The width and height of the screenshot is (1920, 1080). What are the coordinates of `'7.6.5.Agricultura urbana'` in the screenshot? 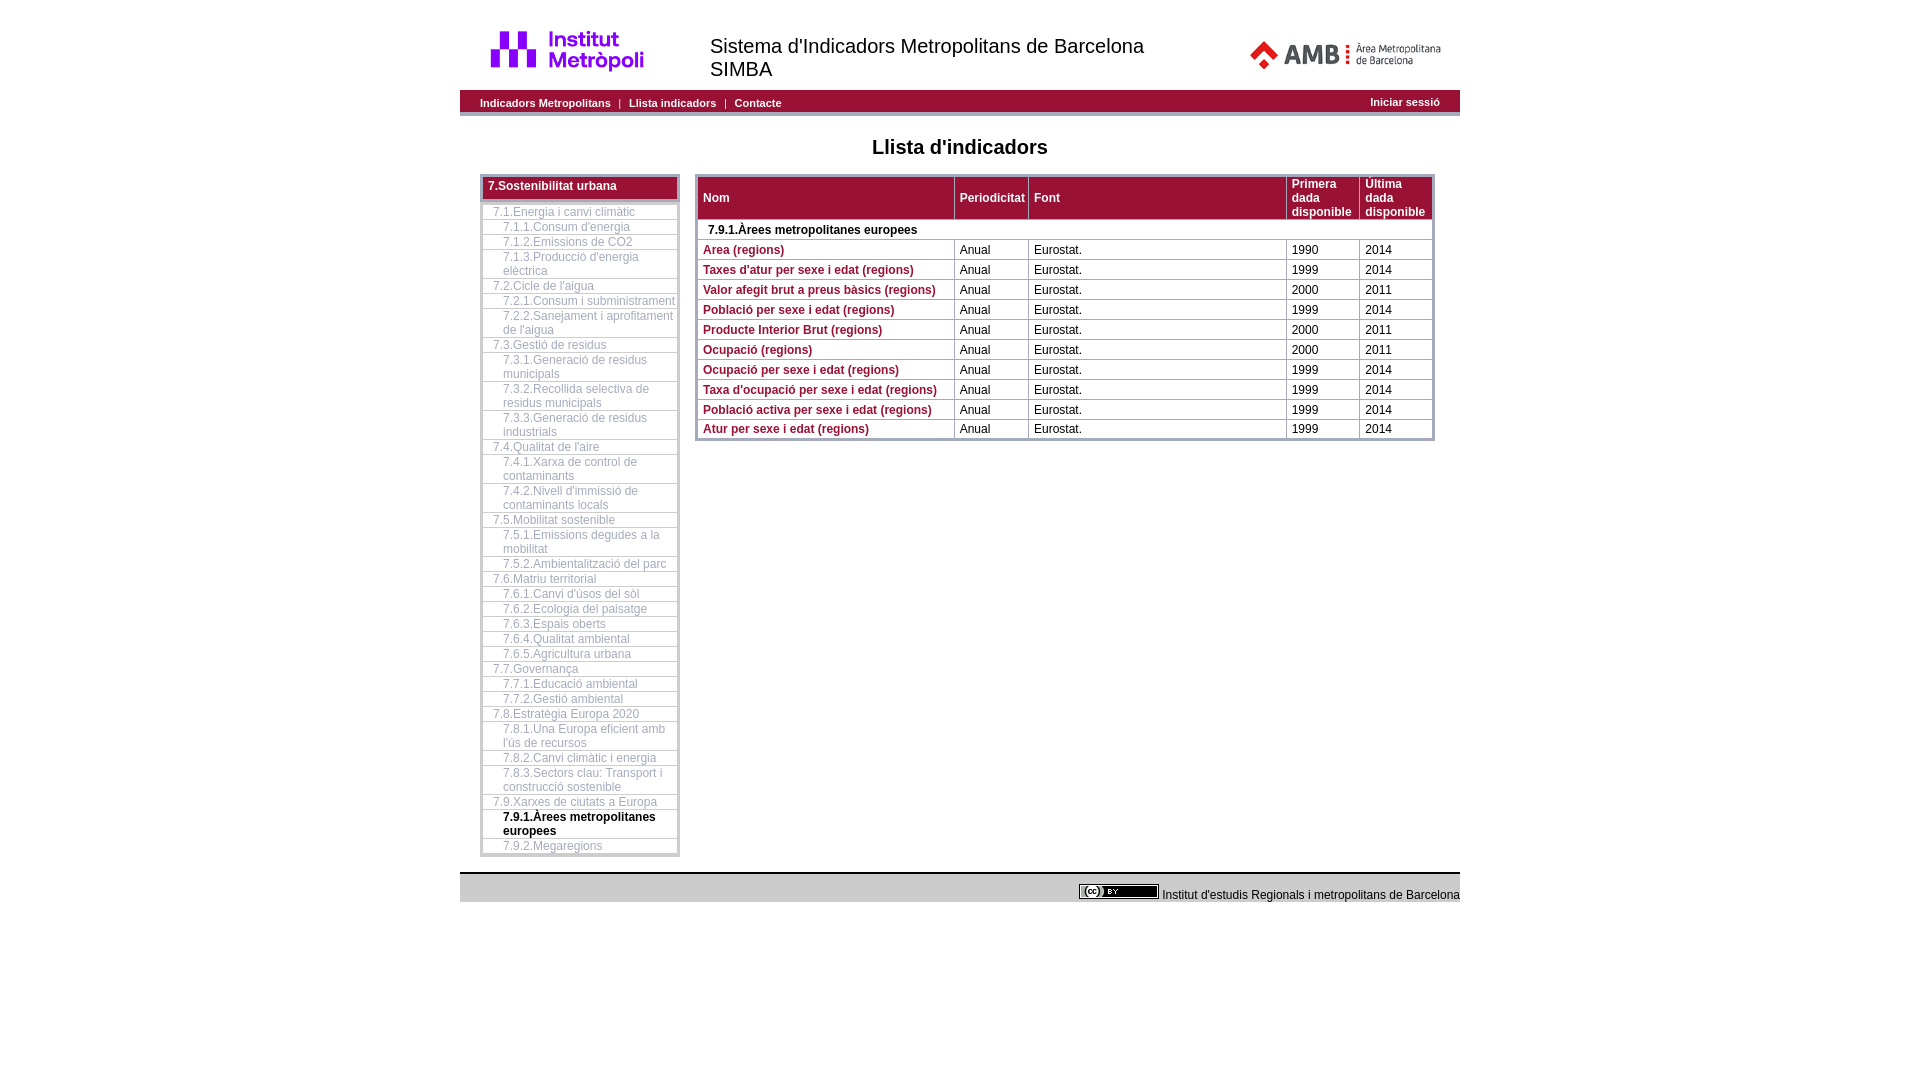 It's located at (565, 654).